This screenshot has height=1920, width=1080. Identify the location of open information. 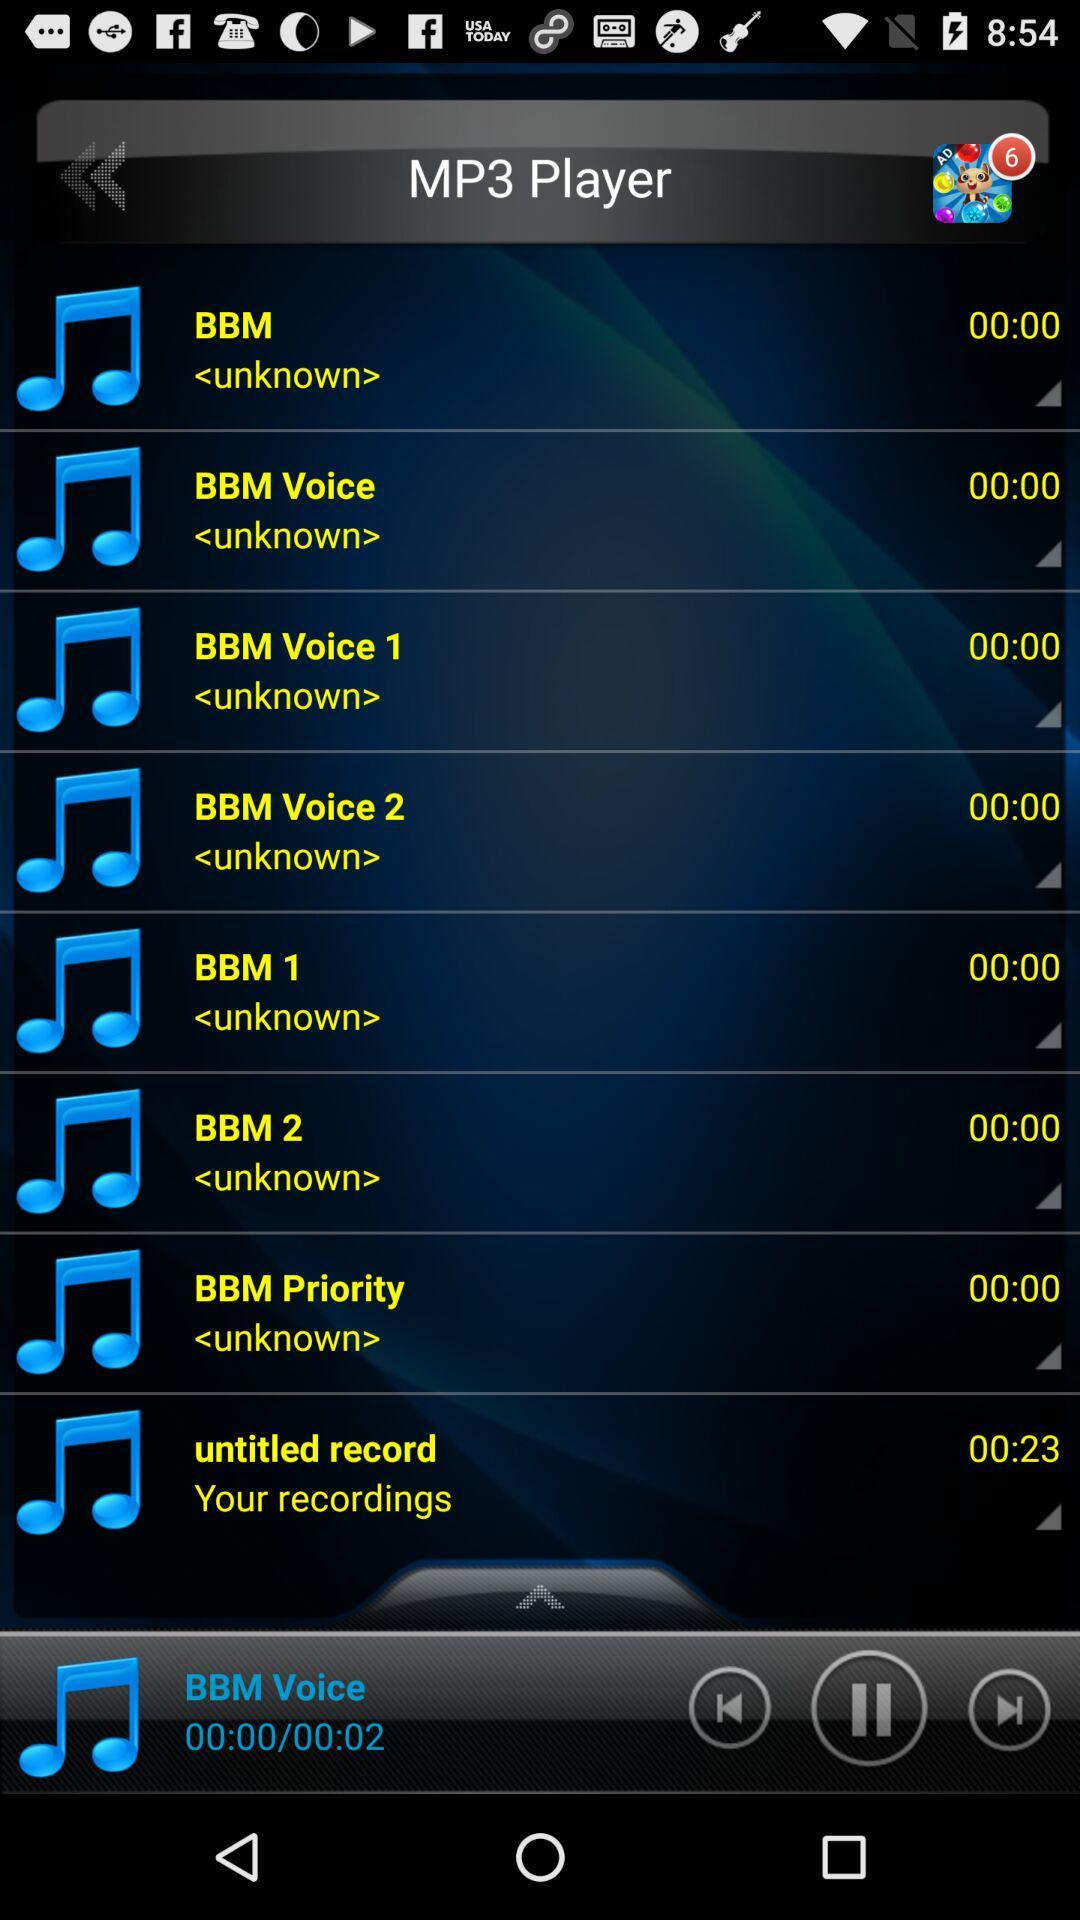
(1031, 539).